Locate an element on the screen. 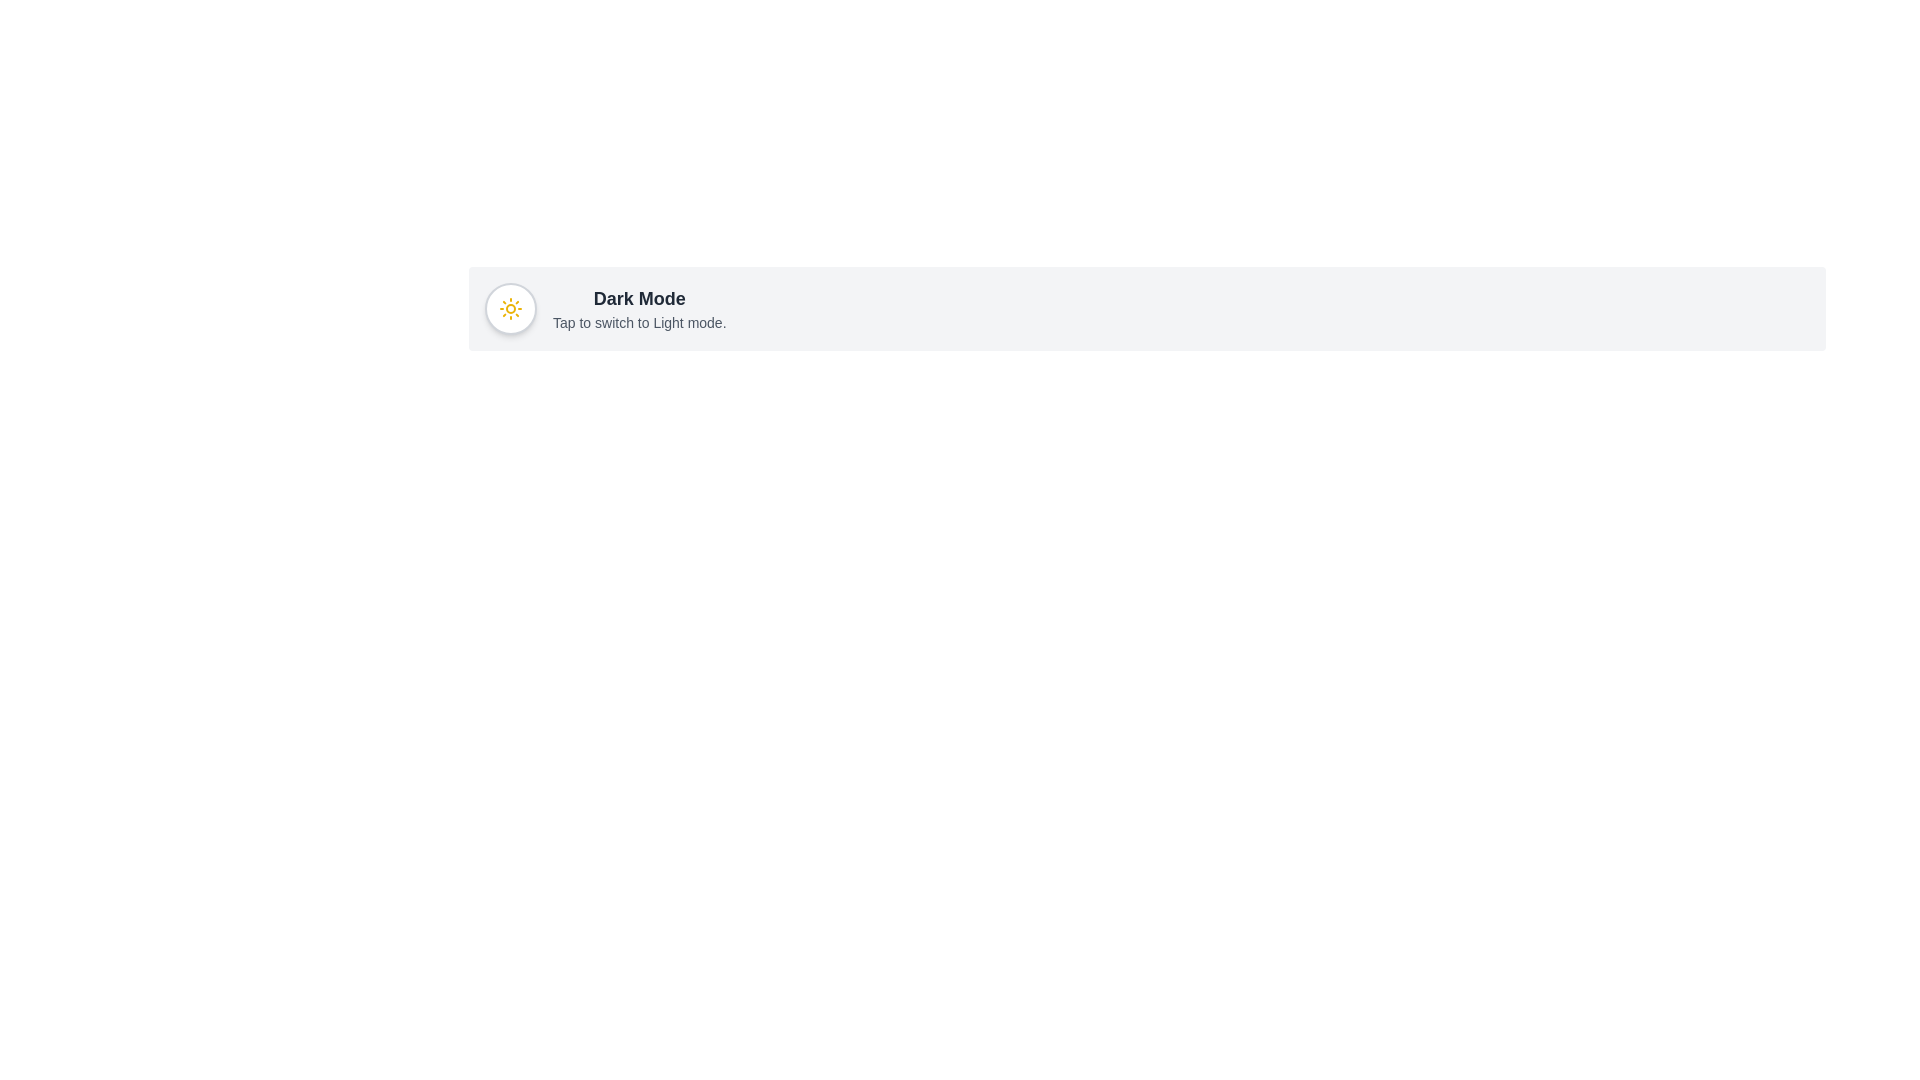  the static text label providing instructional information related to mode switching, located directly below the 'Dark Mode' text is located at coordinates (638, 322).